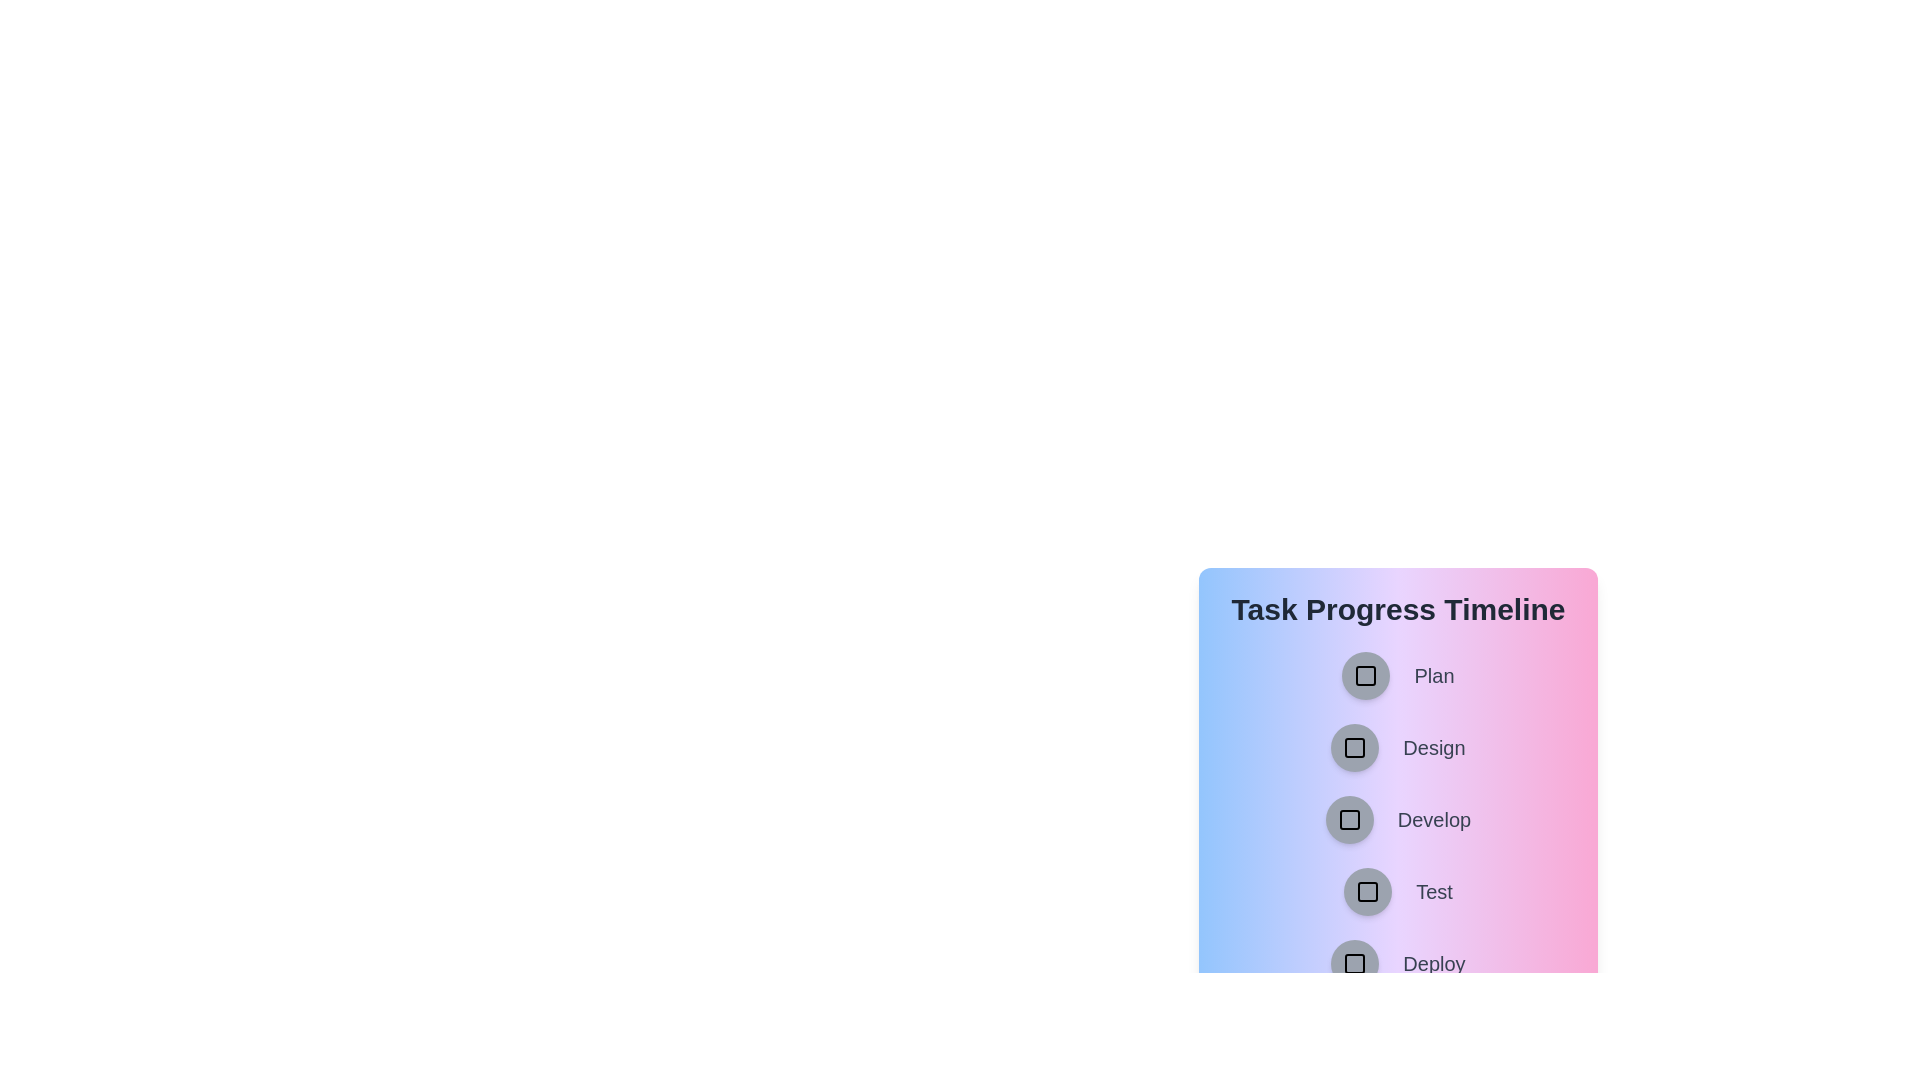 The width and height of the screenshot is (1920, 1080). What do you see at coordinates (1433, 820) in the screenshot?
I see `the task name associated with the button labeled Develop` at bounding box center [1433, 820].